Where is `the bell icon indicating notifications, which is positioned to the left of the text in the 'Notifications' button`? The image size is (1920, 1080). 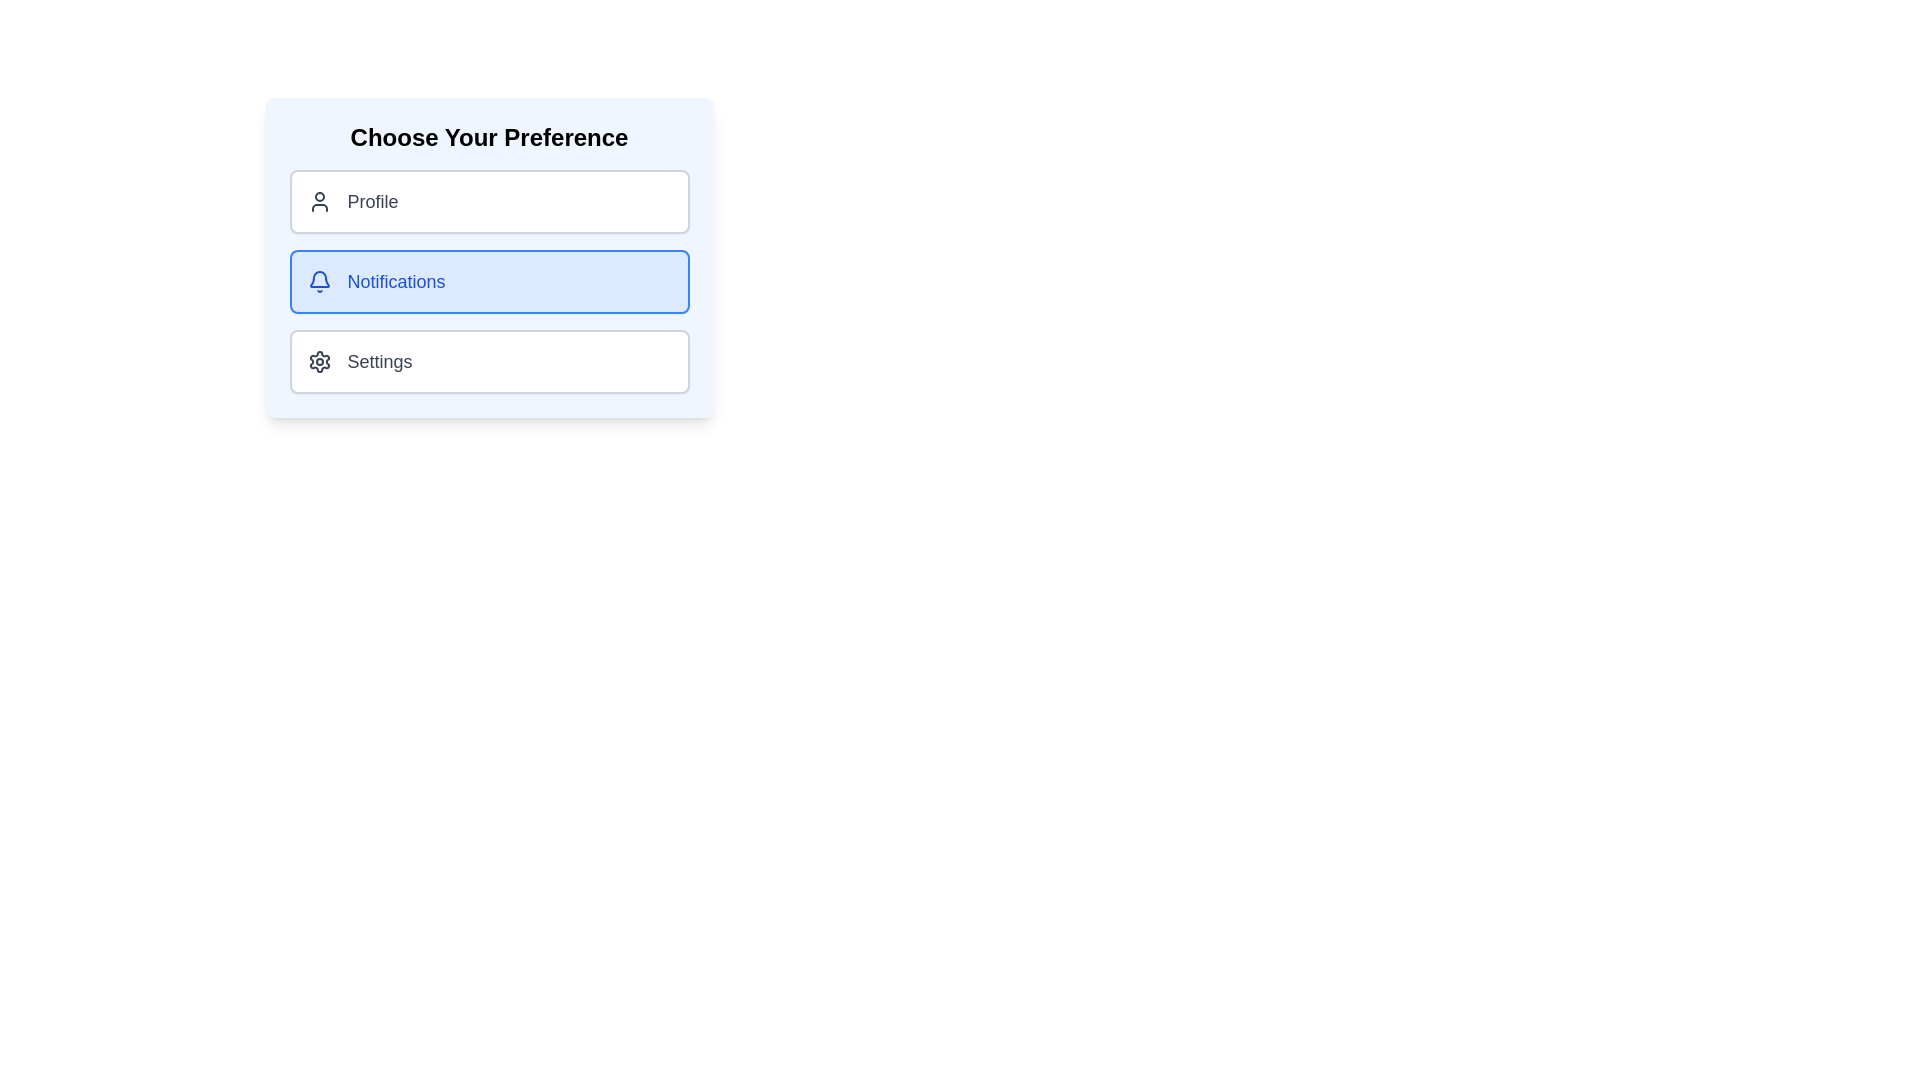 the bell icon indicating notifications, which is positioned to the left of the text in the 'Notifications' button is located at coordinates (318, 281).